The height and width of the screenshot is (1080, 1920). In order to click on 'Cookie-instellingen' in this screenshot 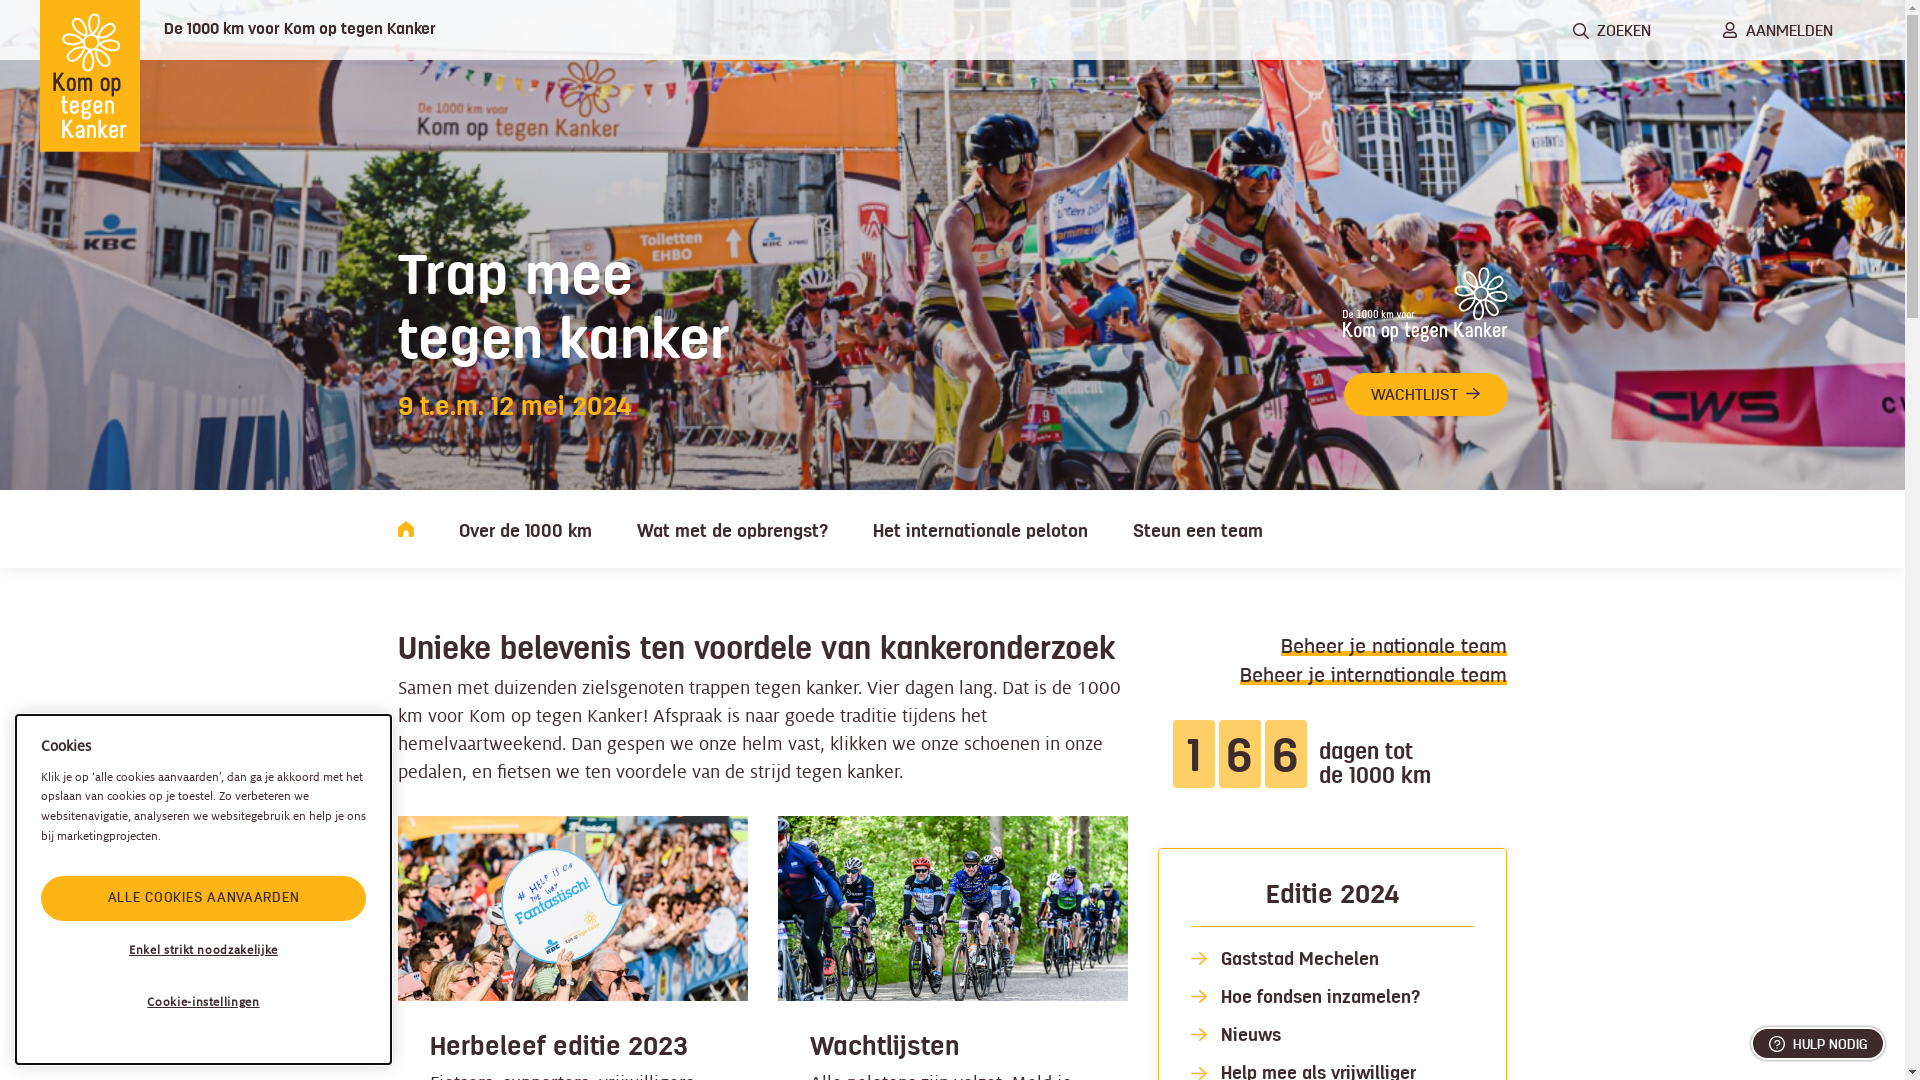, I will do `click(203, 1002)`.